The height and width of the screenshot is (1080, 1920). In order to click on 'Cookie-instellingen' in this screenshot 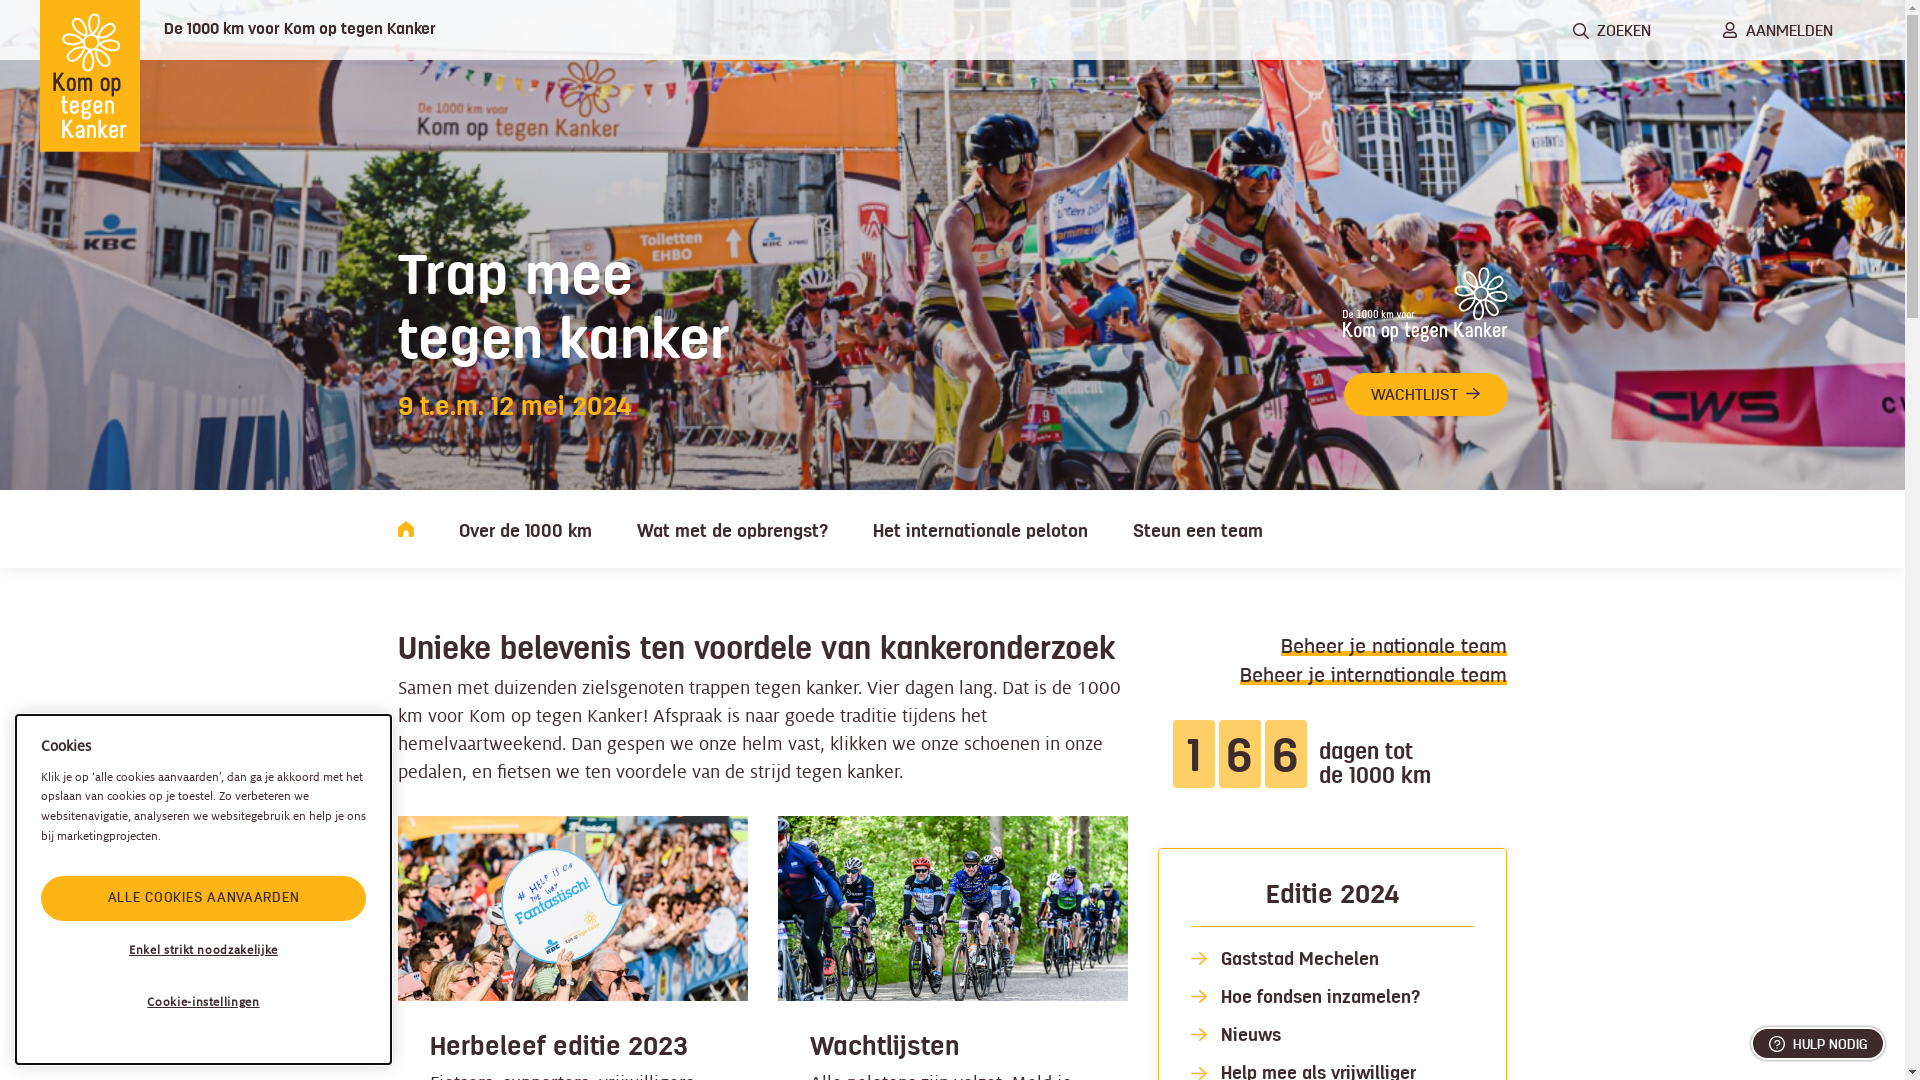, I will do `click(203, 1002)`.